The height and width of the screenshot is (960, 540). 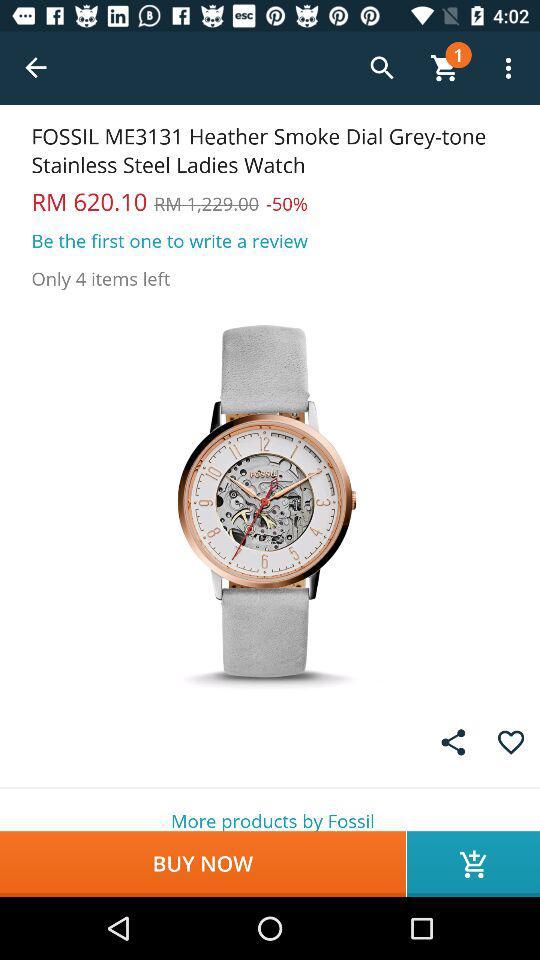 I want to click on the item above the more products by icon, so click(x=511, y=741).